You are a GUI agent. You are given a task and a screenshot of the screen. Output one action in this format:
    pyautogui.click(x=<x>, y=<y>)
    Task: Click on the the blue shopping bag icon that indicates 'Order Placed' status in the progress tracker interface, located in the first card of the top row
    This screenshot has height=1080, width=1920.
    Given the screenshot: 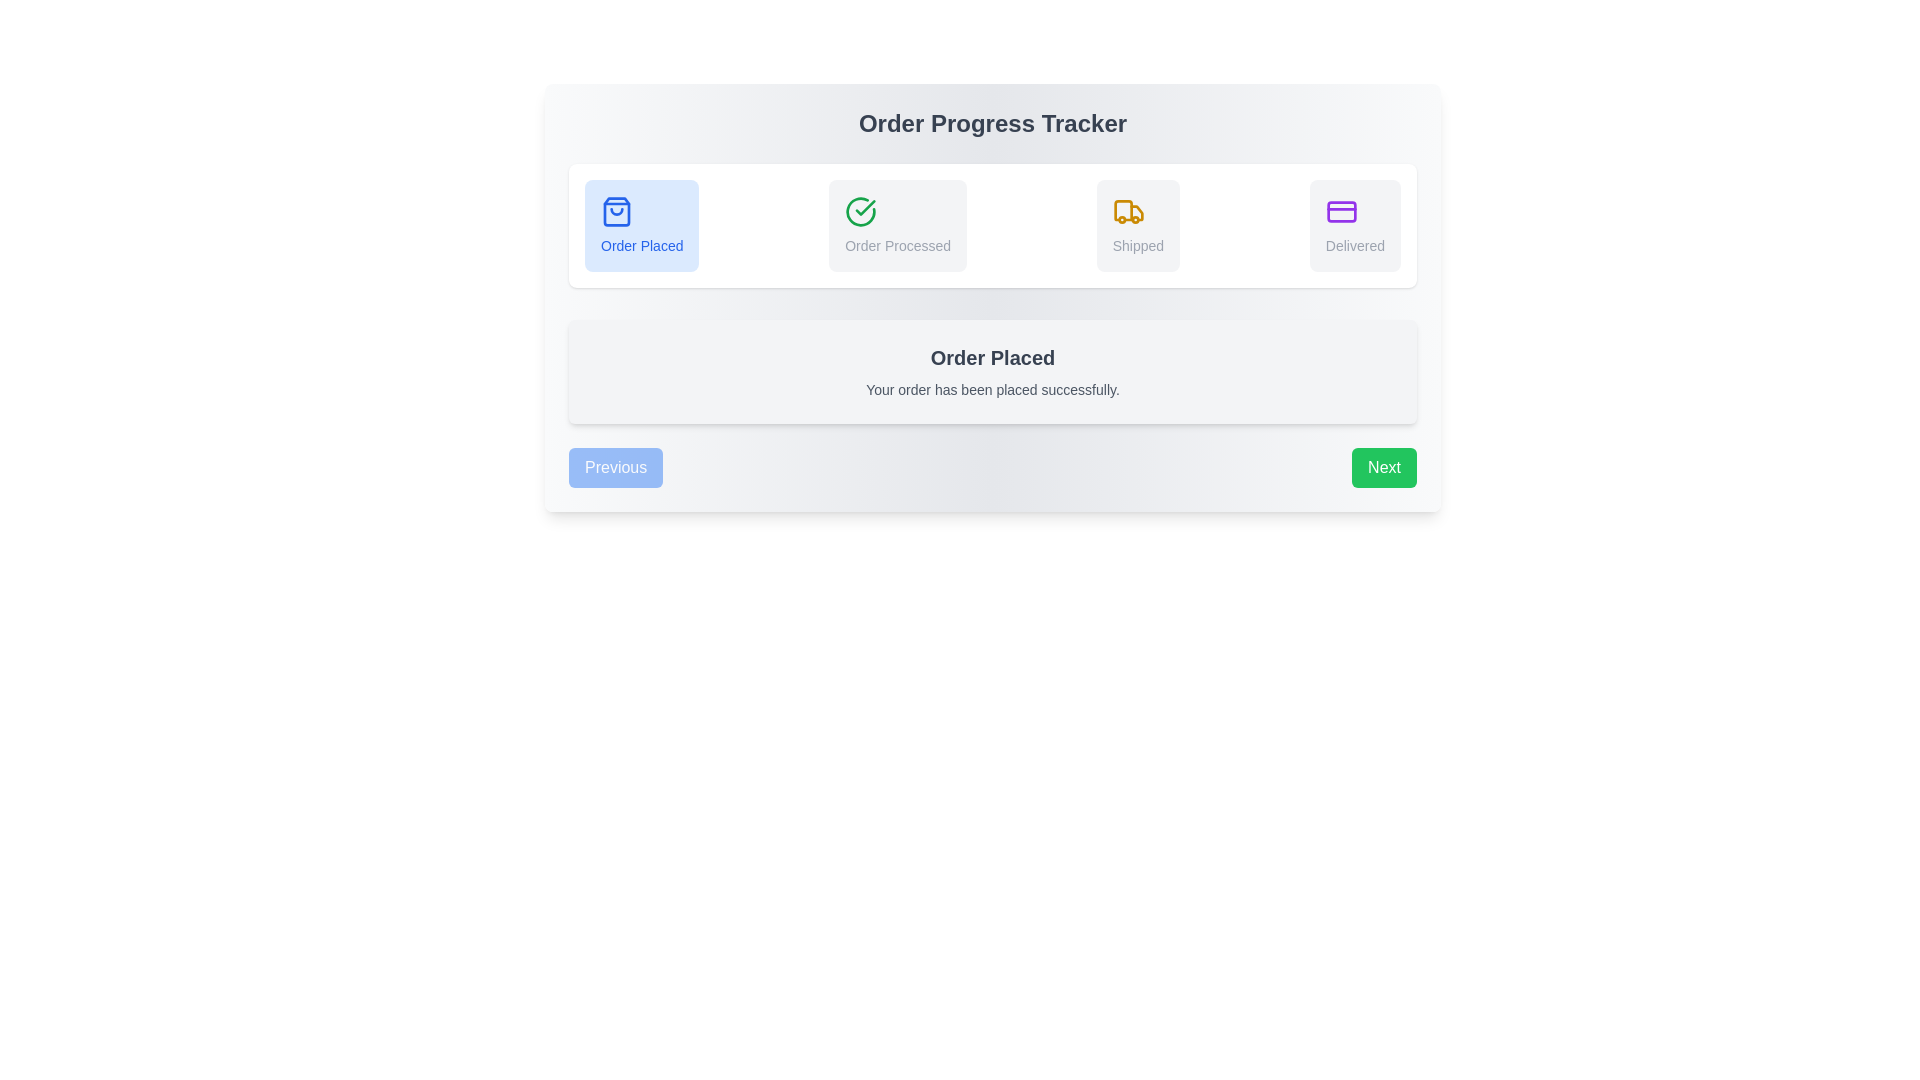 What is the action you would take?
    pyautogui.click(x=616, y=212)
    